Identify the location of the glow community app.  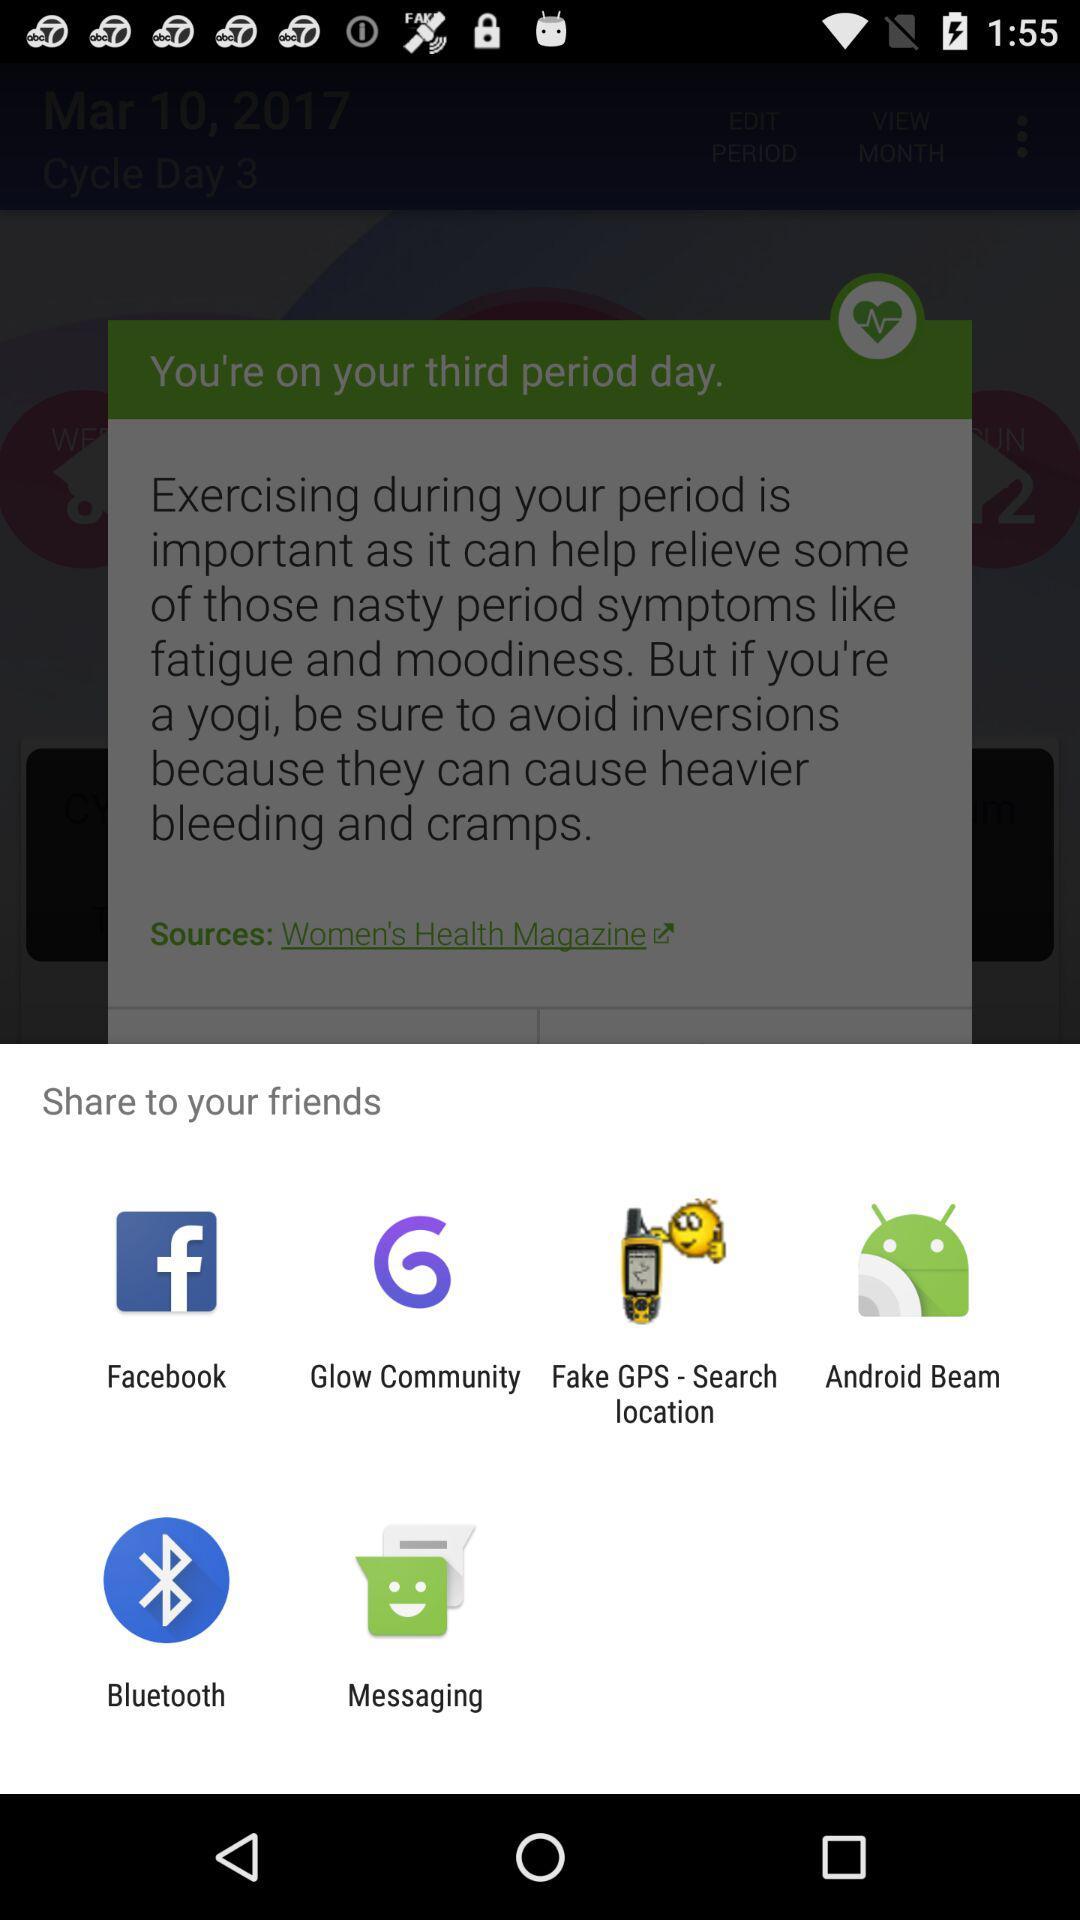
(414, 1392).